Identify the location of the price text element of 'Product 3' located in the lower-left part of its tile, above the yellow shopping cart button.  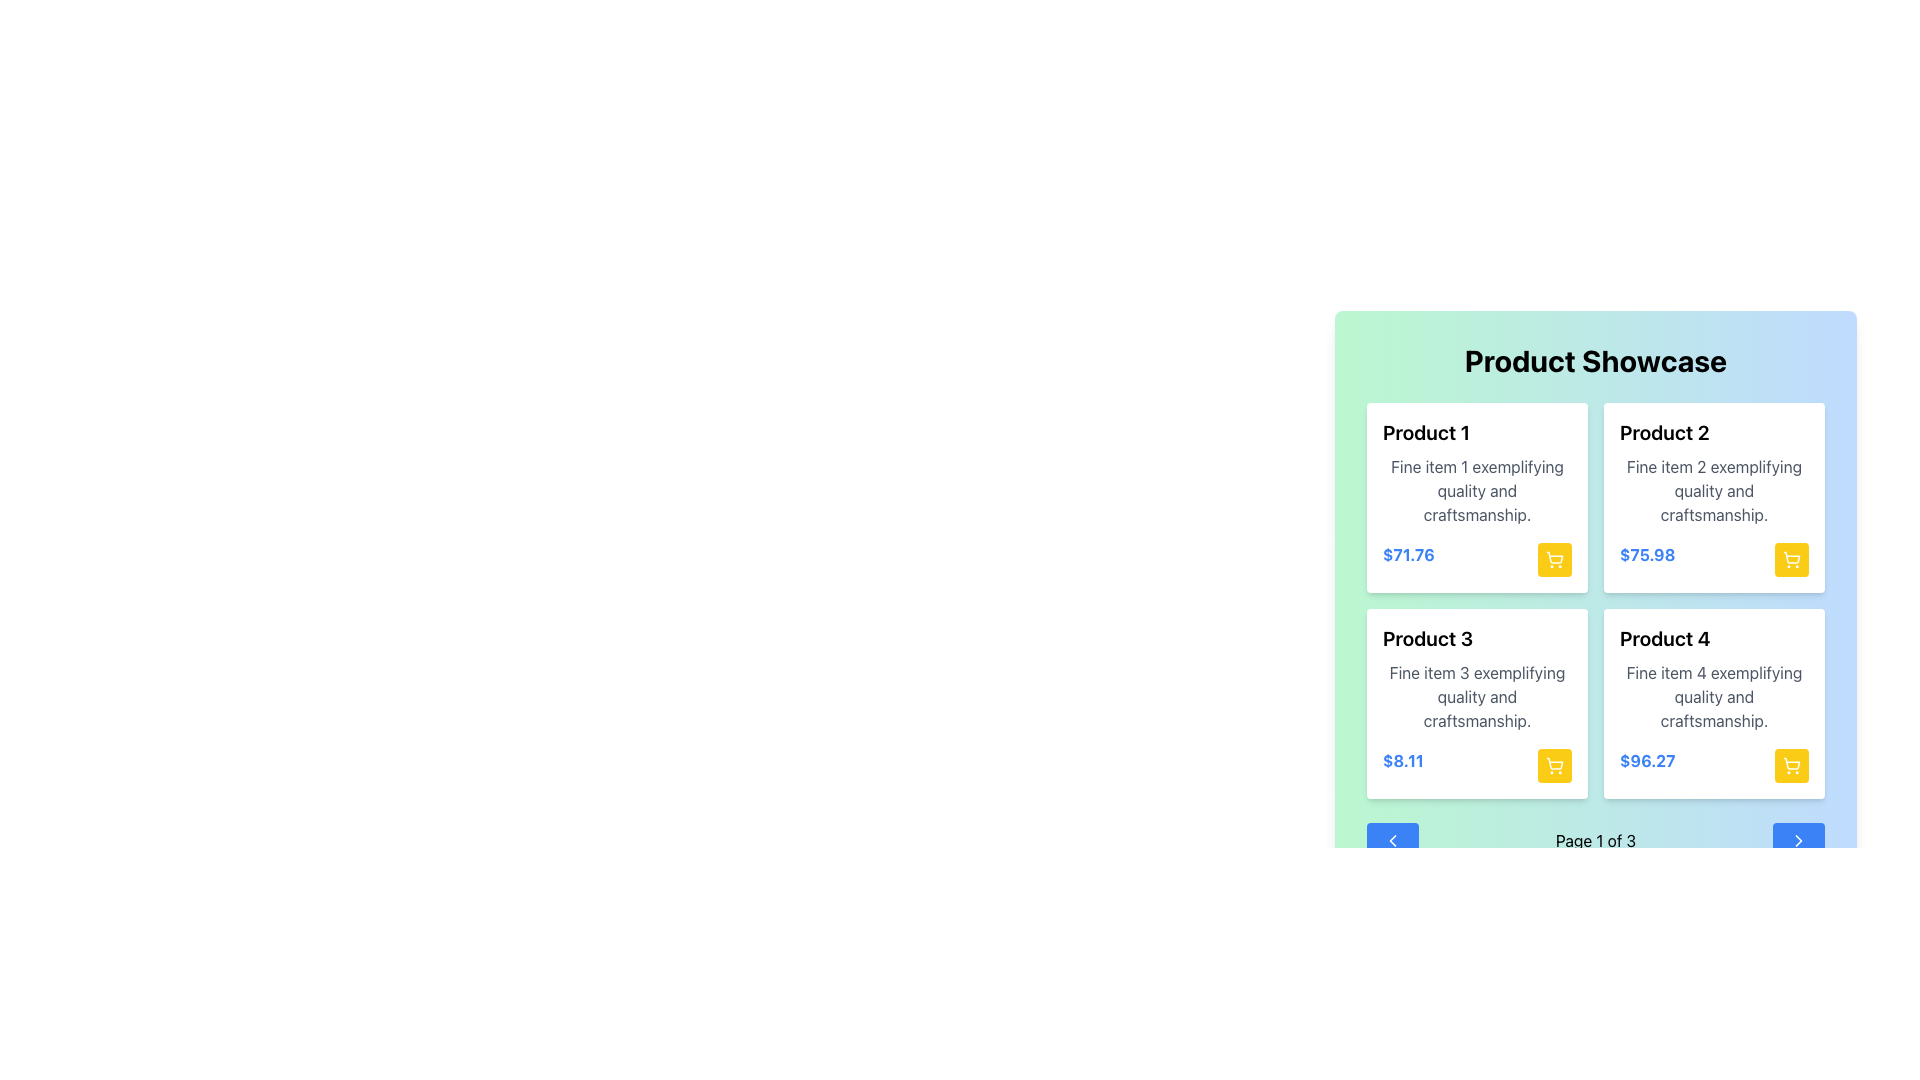
(1402, 765).